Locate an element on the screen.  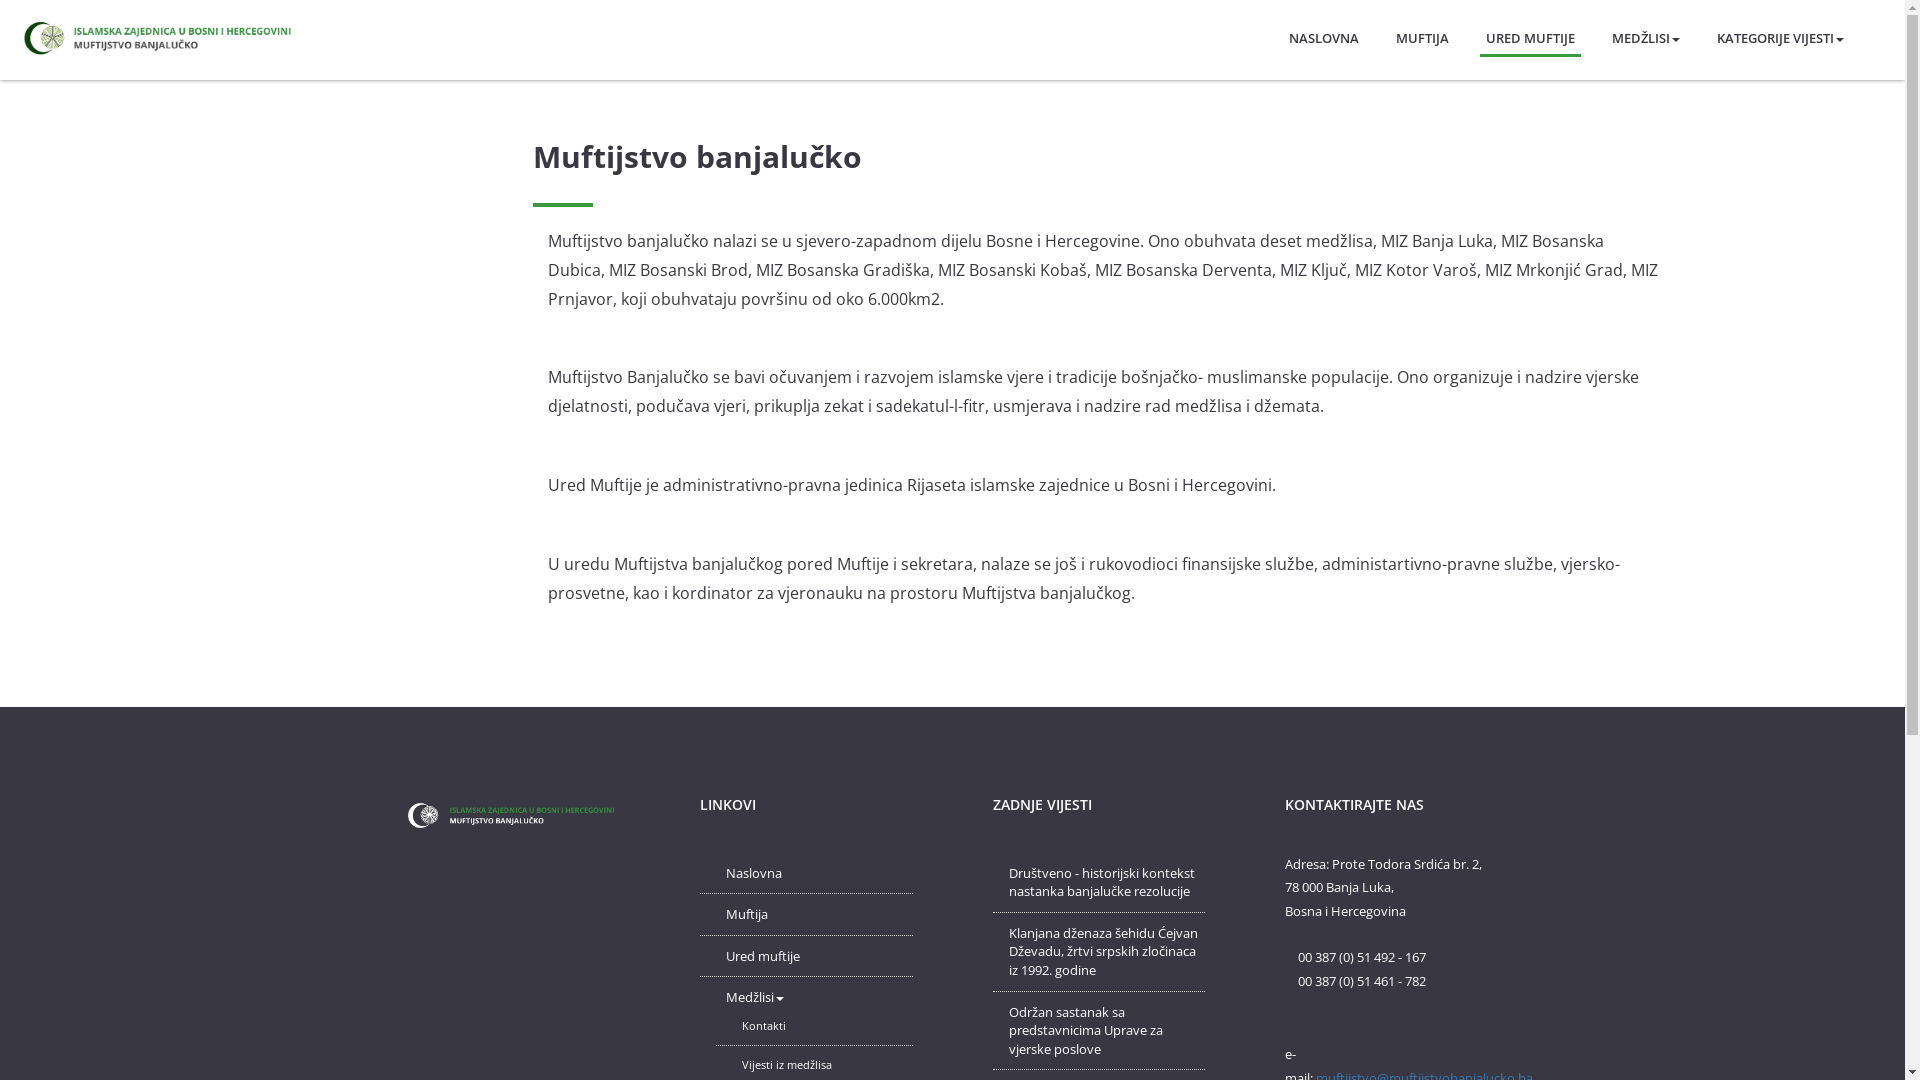
'NASLOVNA' is located at coordinates (1282, 33).